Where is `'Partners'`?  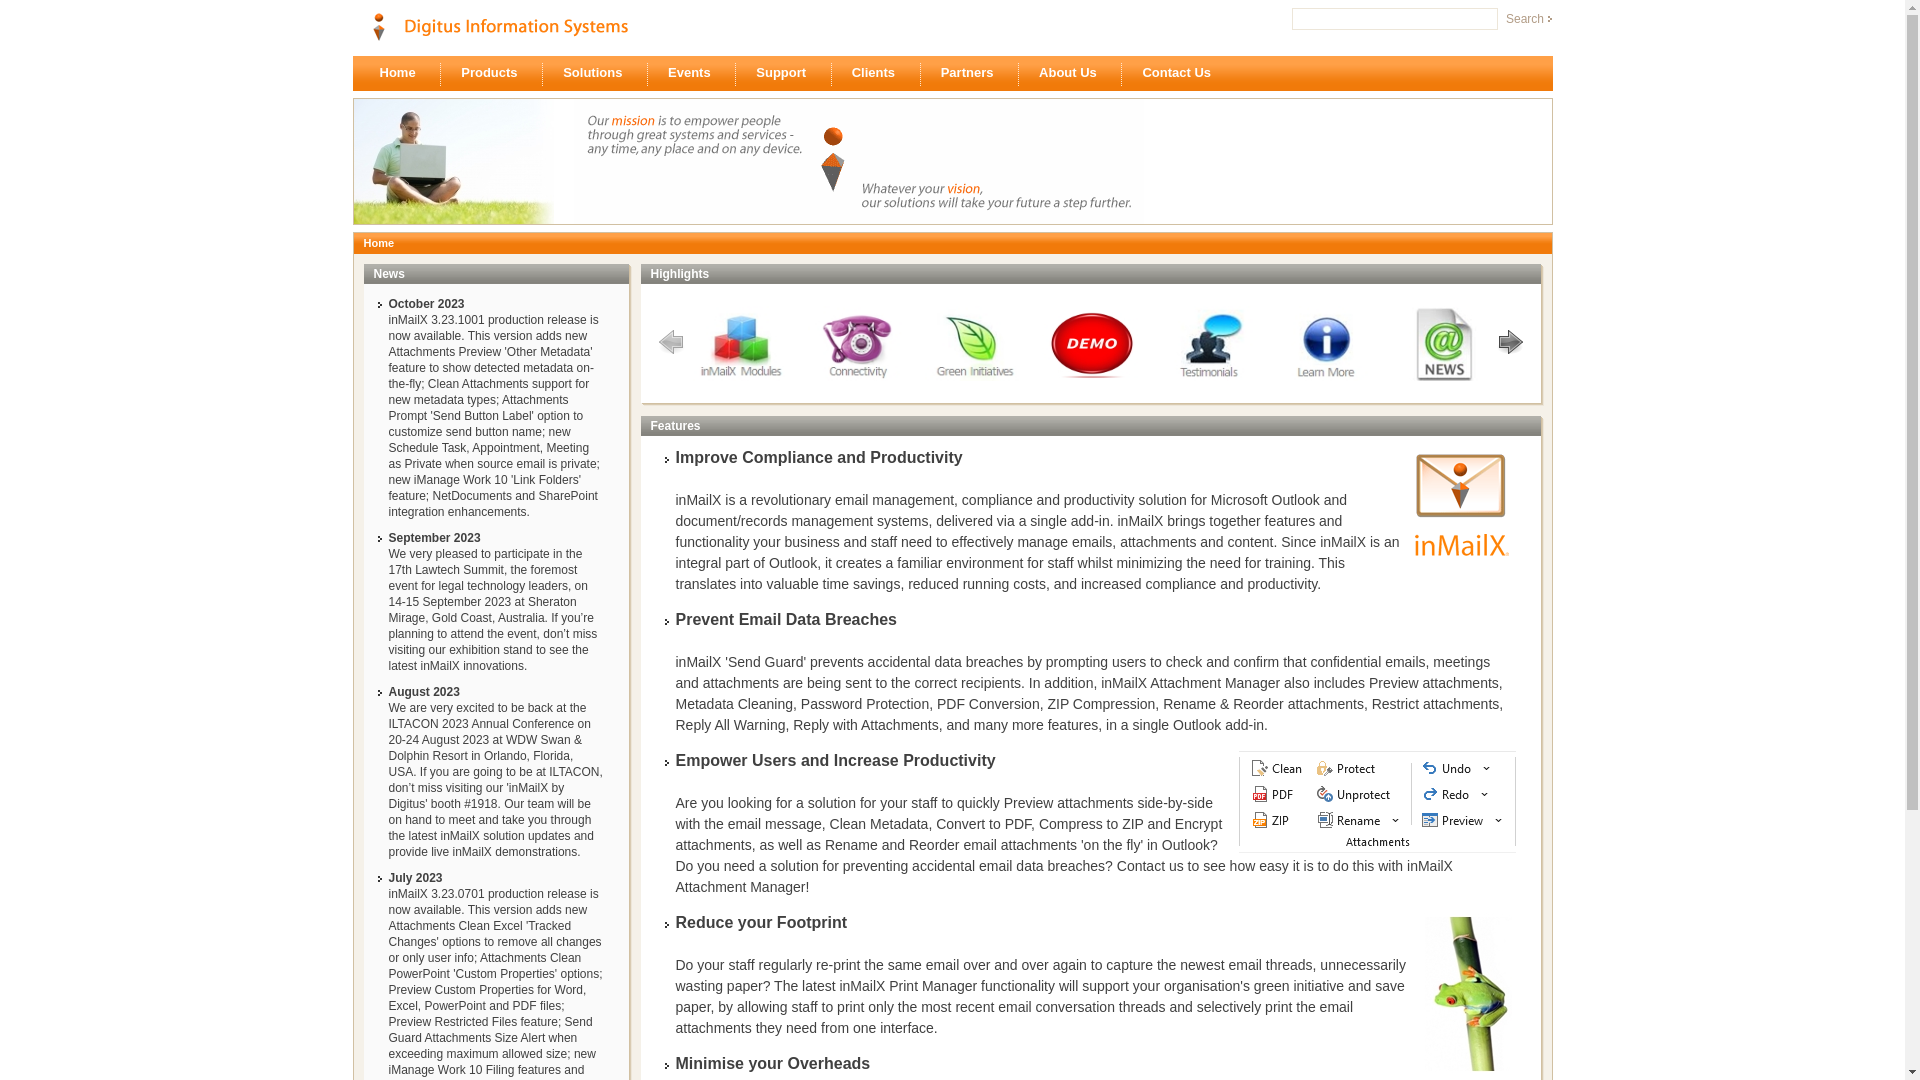
'Partners' is located at coordinates (973, 72).